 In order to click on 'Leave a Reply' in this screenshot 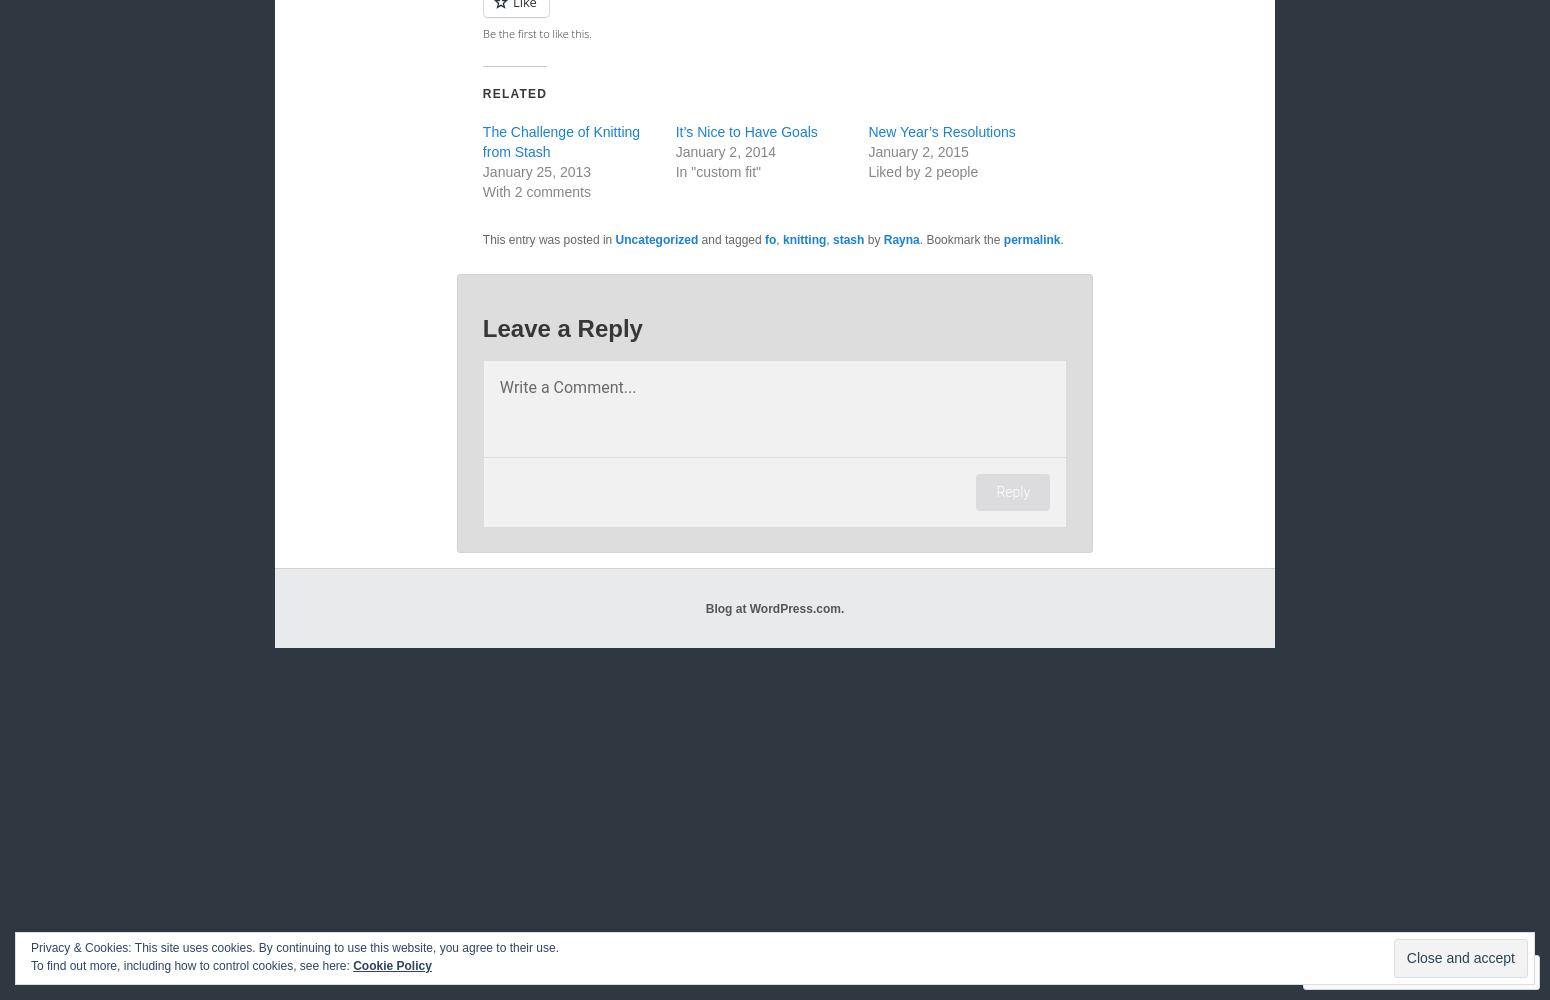, I will do `click(562, 327)`.